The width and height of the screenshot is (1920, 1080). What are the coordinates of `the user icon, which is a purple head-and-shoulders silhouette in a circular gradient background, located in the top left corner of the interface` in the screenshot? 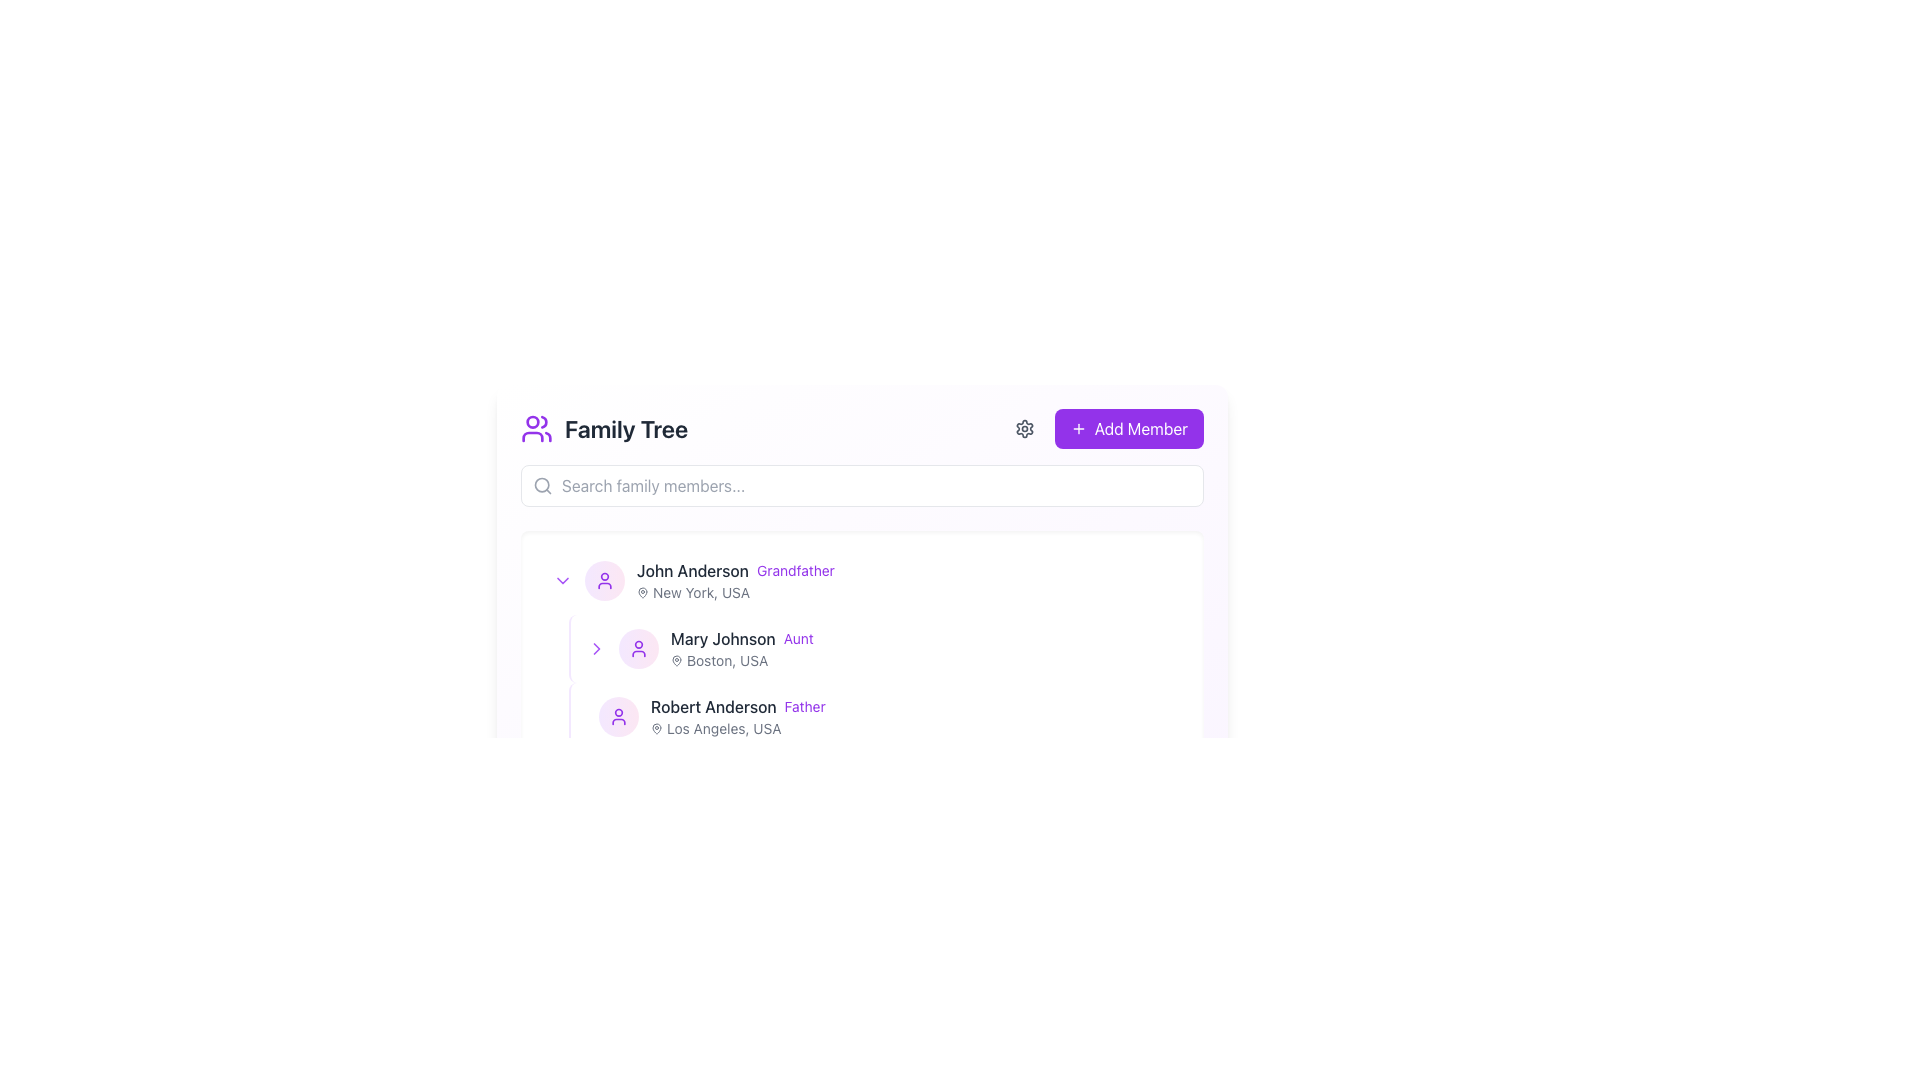 It's located at (637, 648).